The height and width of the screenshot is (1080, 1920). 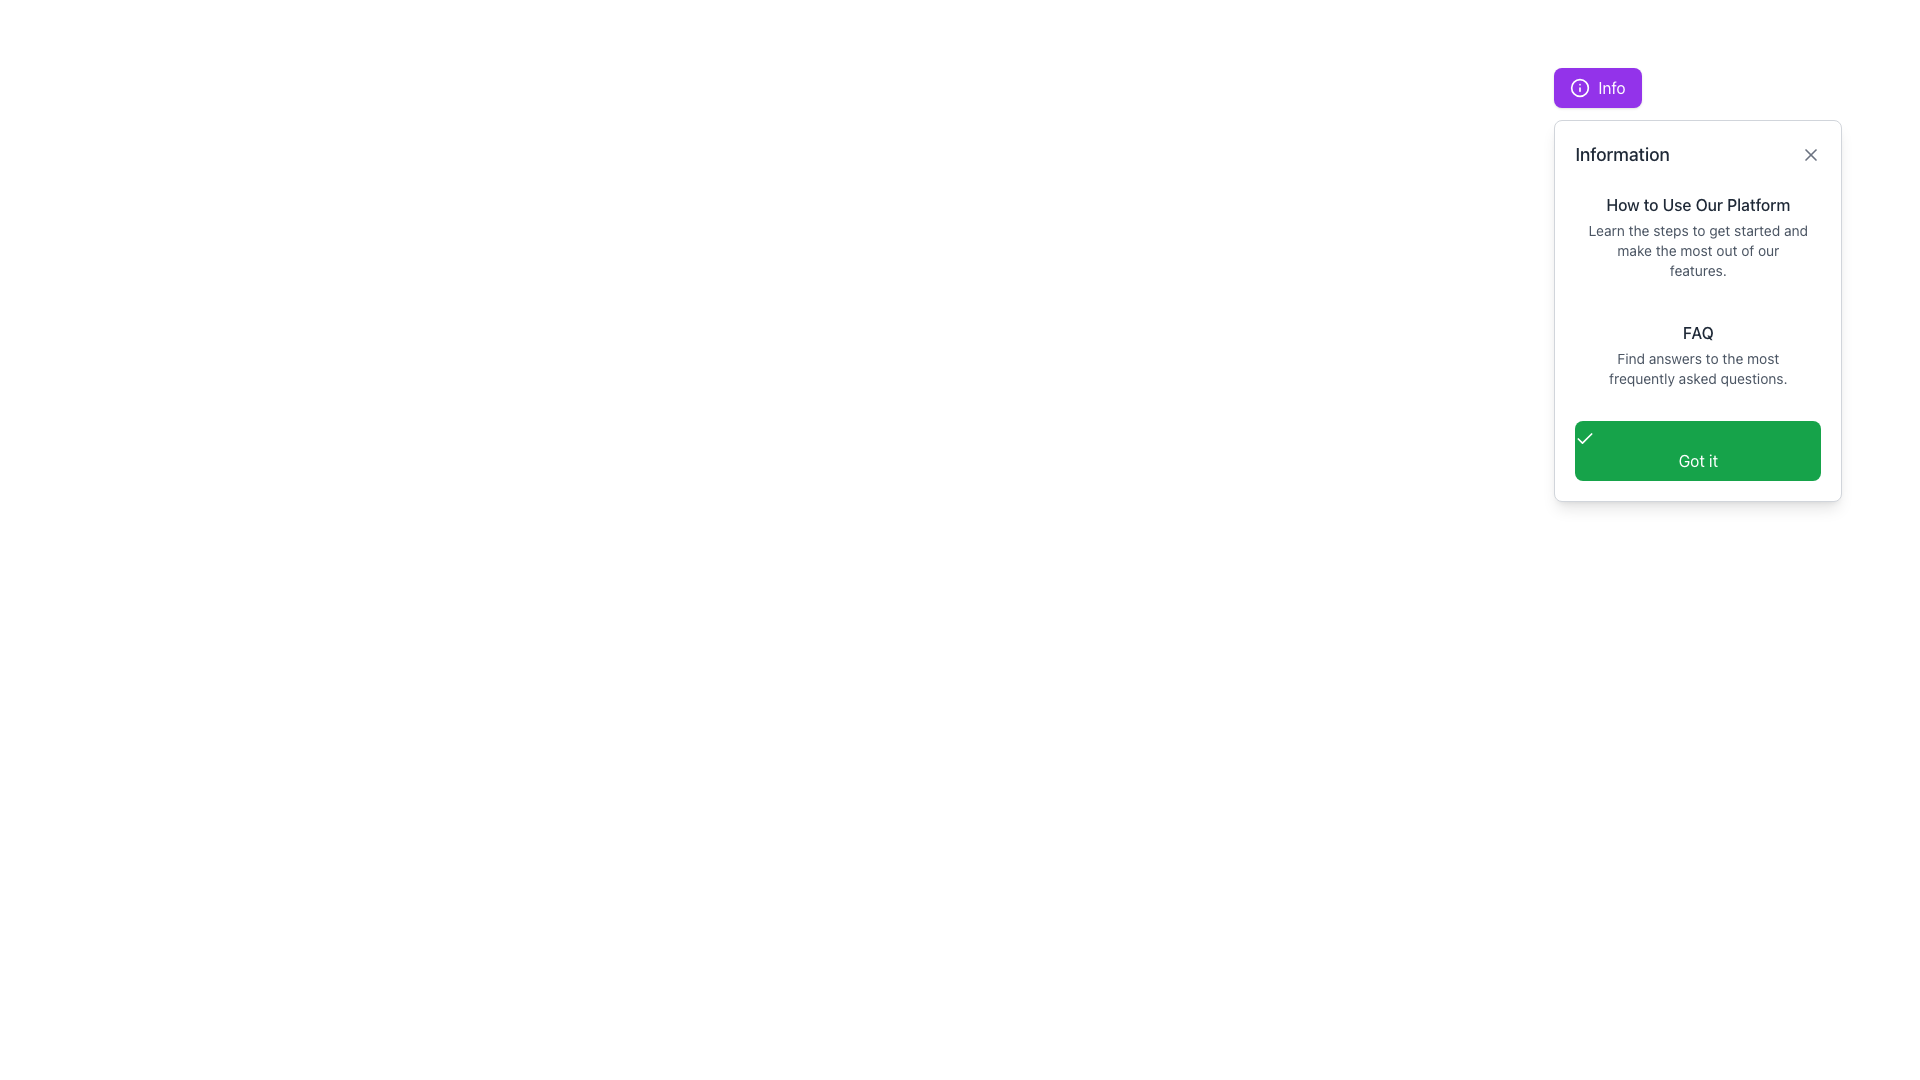 I want to click on the purple 'Info' button with rounded corners and a shadow effect, so click(x=1597, y=87).